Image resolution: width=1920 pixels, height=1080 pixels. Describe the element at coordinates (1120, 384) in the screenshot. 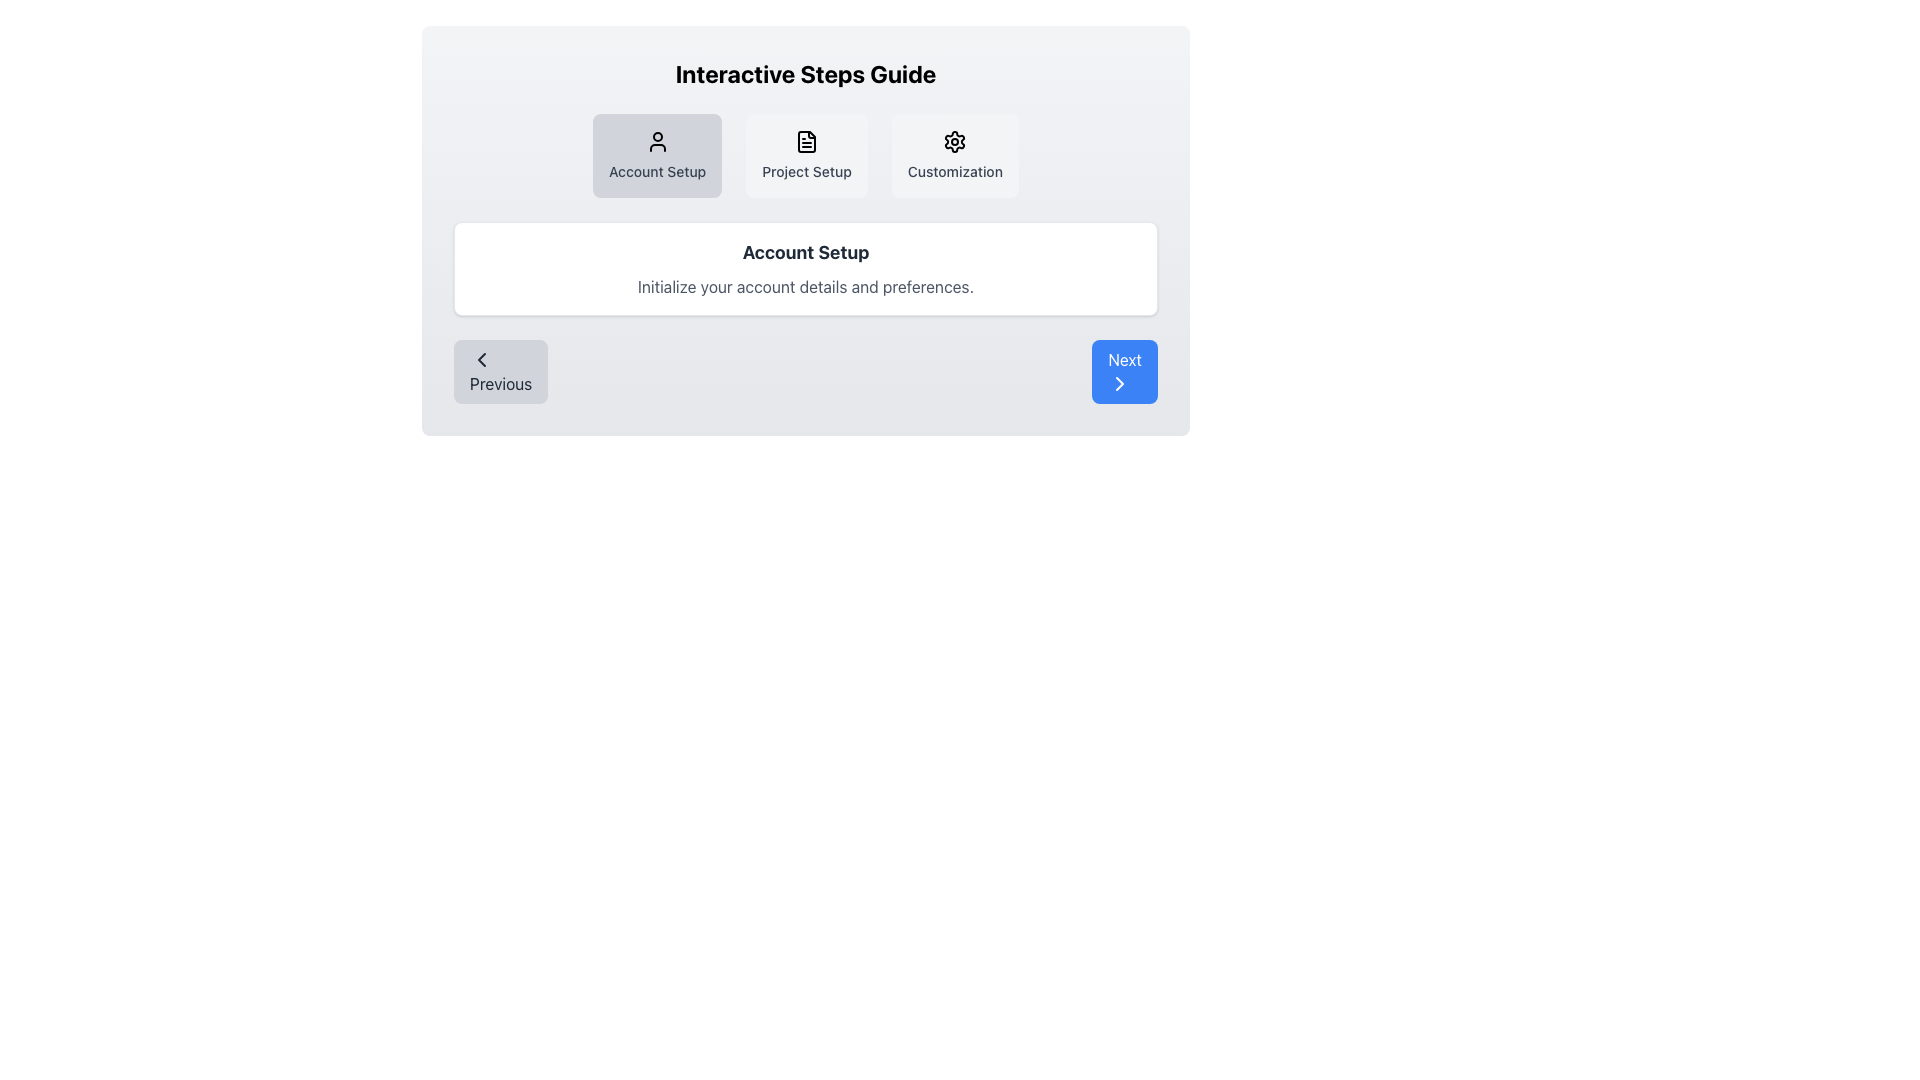

I see `the chevron icon within the blue 'Next' button located at the bottom-right corner of the interface` at that location.